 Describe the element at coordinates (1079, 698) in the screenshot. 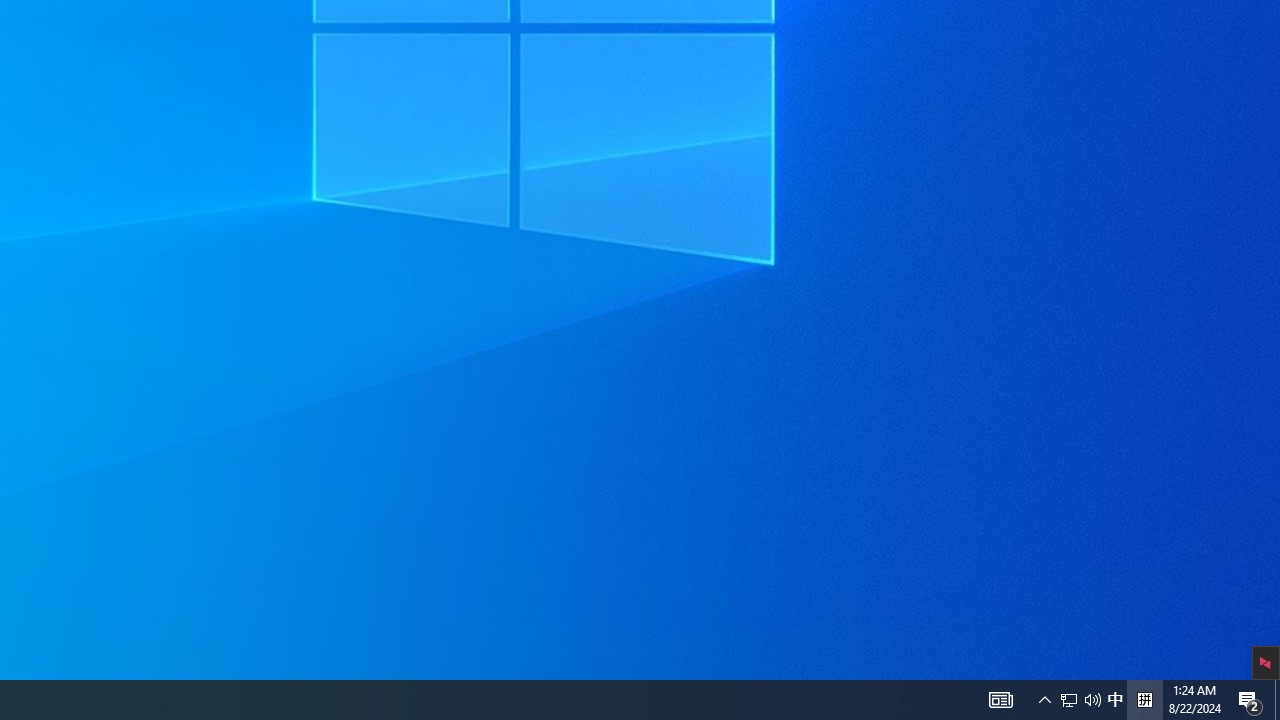

I see `'User Promoted Notification Area'` at that location.